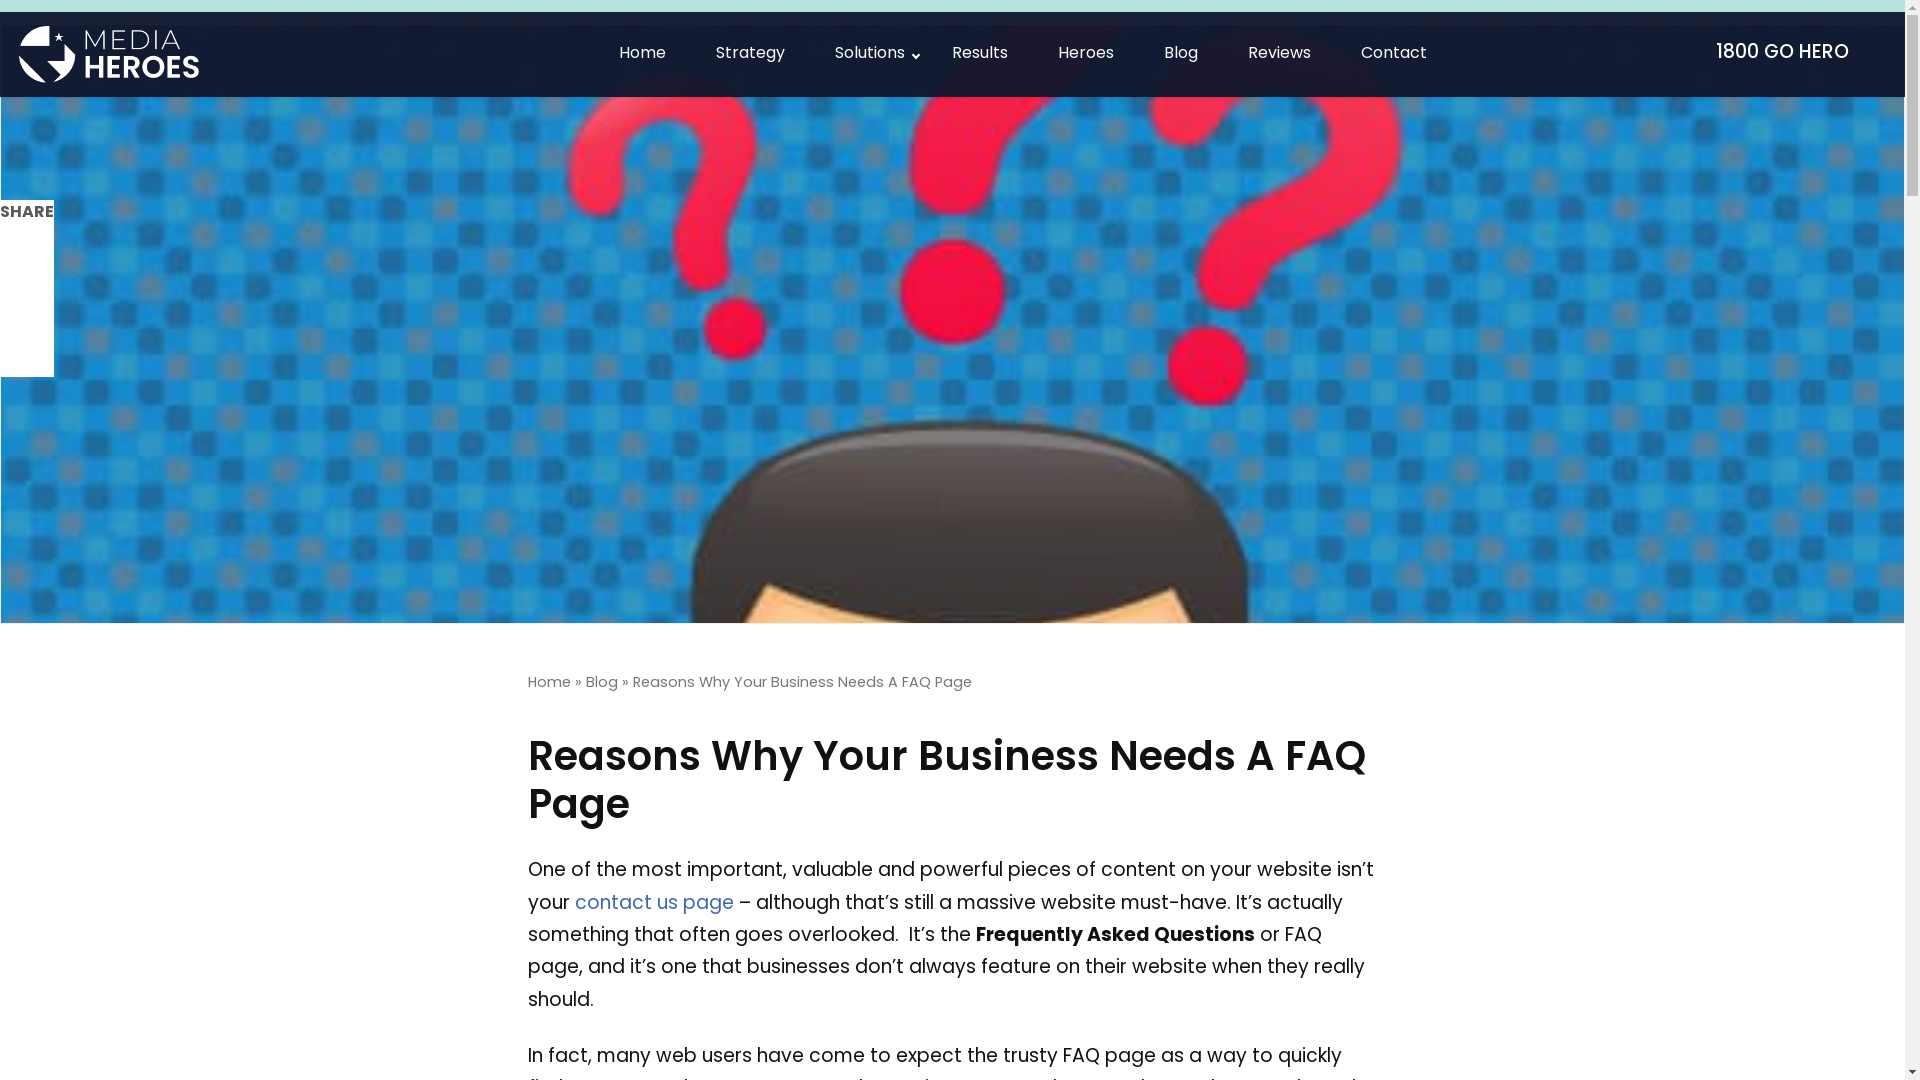 This screenshot has height=1080, width=1920. Describe the element at coordinates (749, 53) in the screenshot. I see `'Strategy'` at that location.